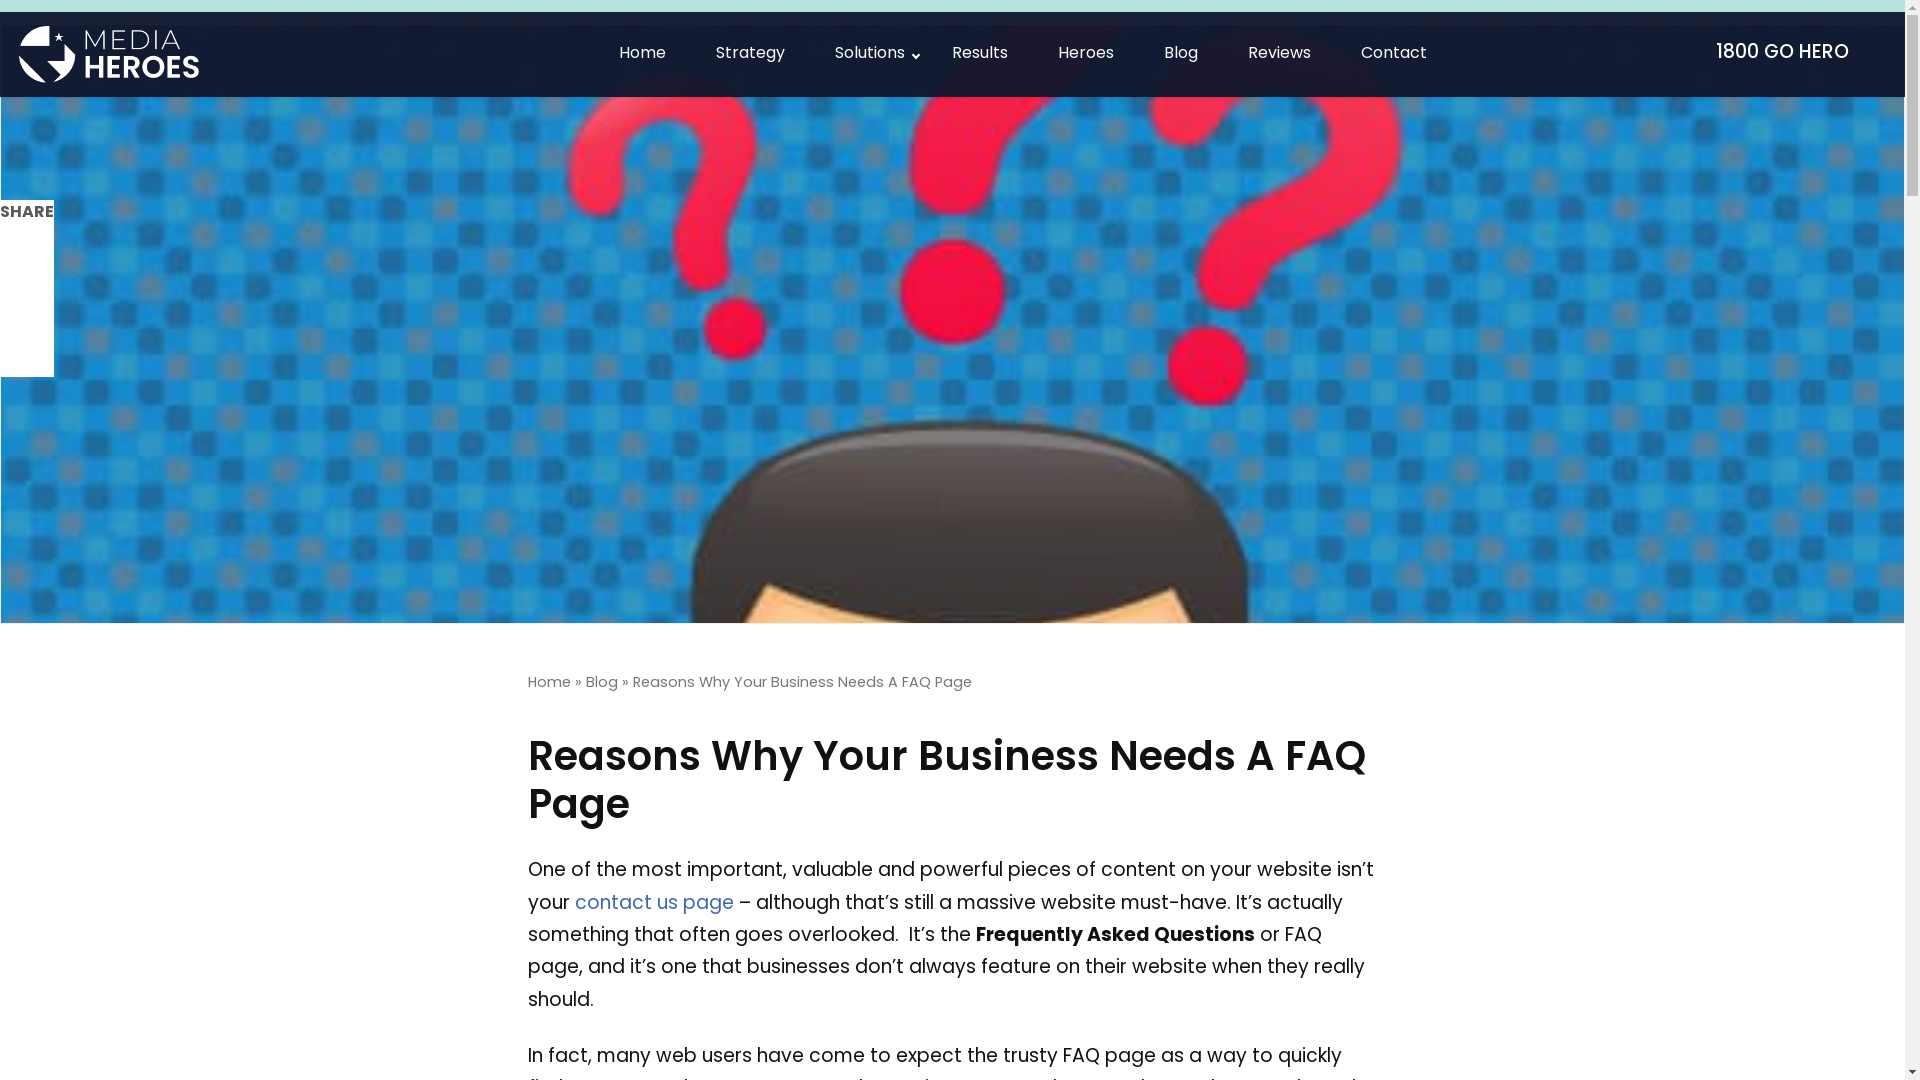 This screenshot has height=1080, width=1920. Describe the element at coordinates (749, 53) in the screenshot. I see `'Strategy'` at that location.